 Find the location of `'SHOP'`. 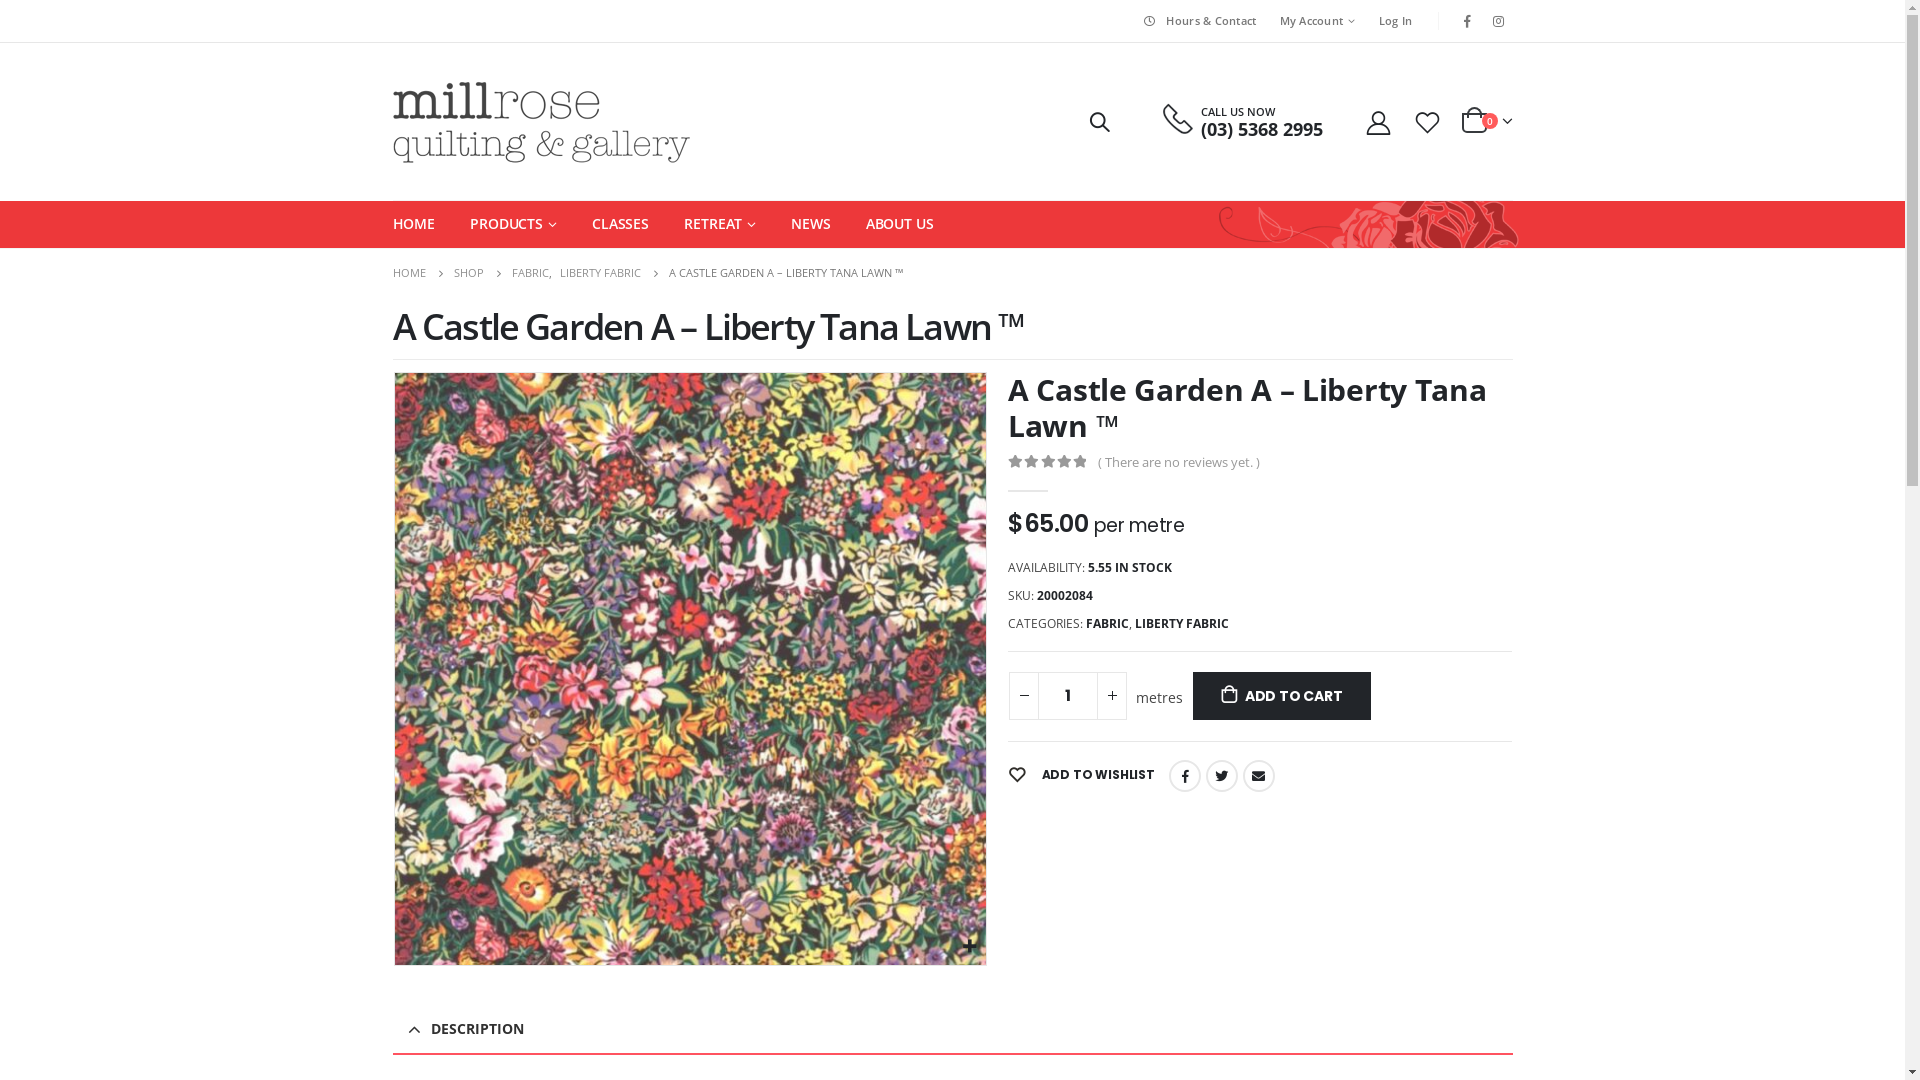

'SHOP' is located at coordinates (468, 273).